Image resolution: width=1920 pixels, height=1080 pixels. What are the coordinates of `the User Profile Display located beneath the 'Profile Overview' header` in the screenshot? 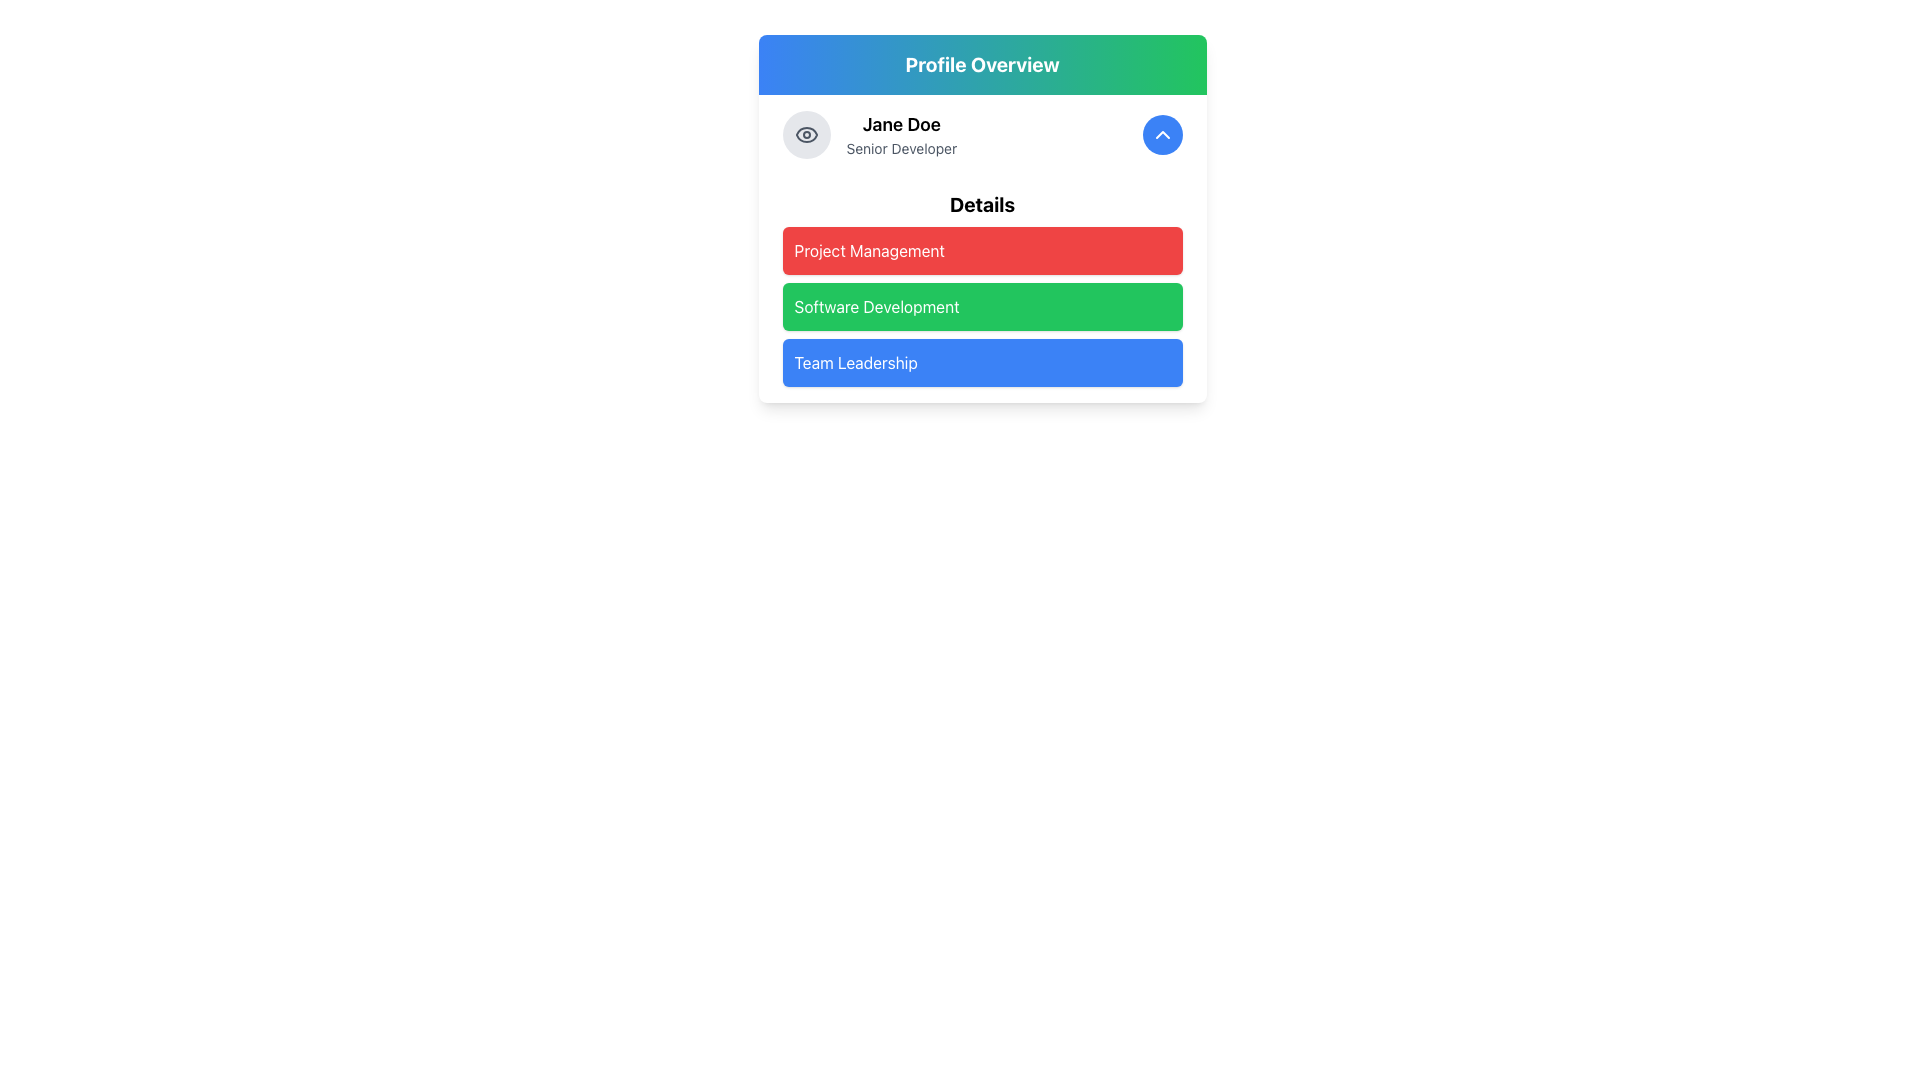 It's located at (869, 135).